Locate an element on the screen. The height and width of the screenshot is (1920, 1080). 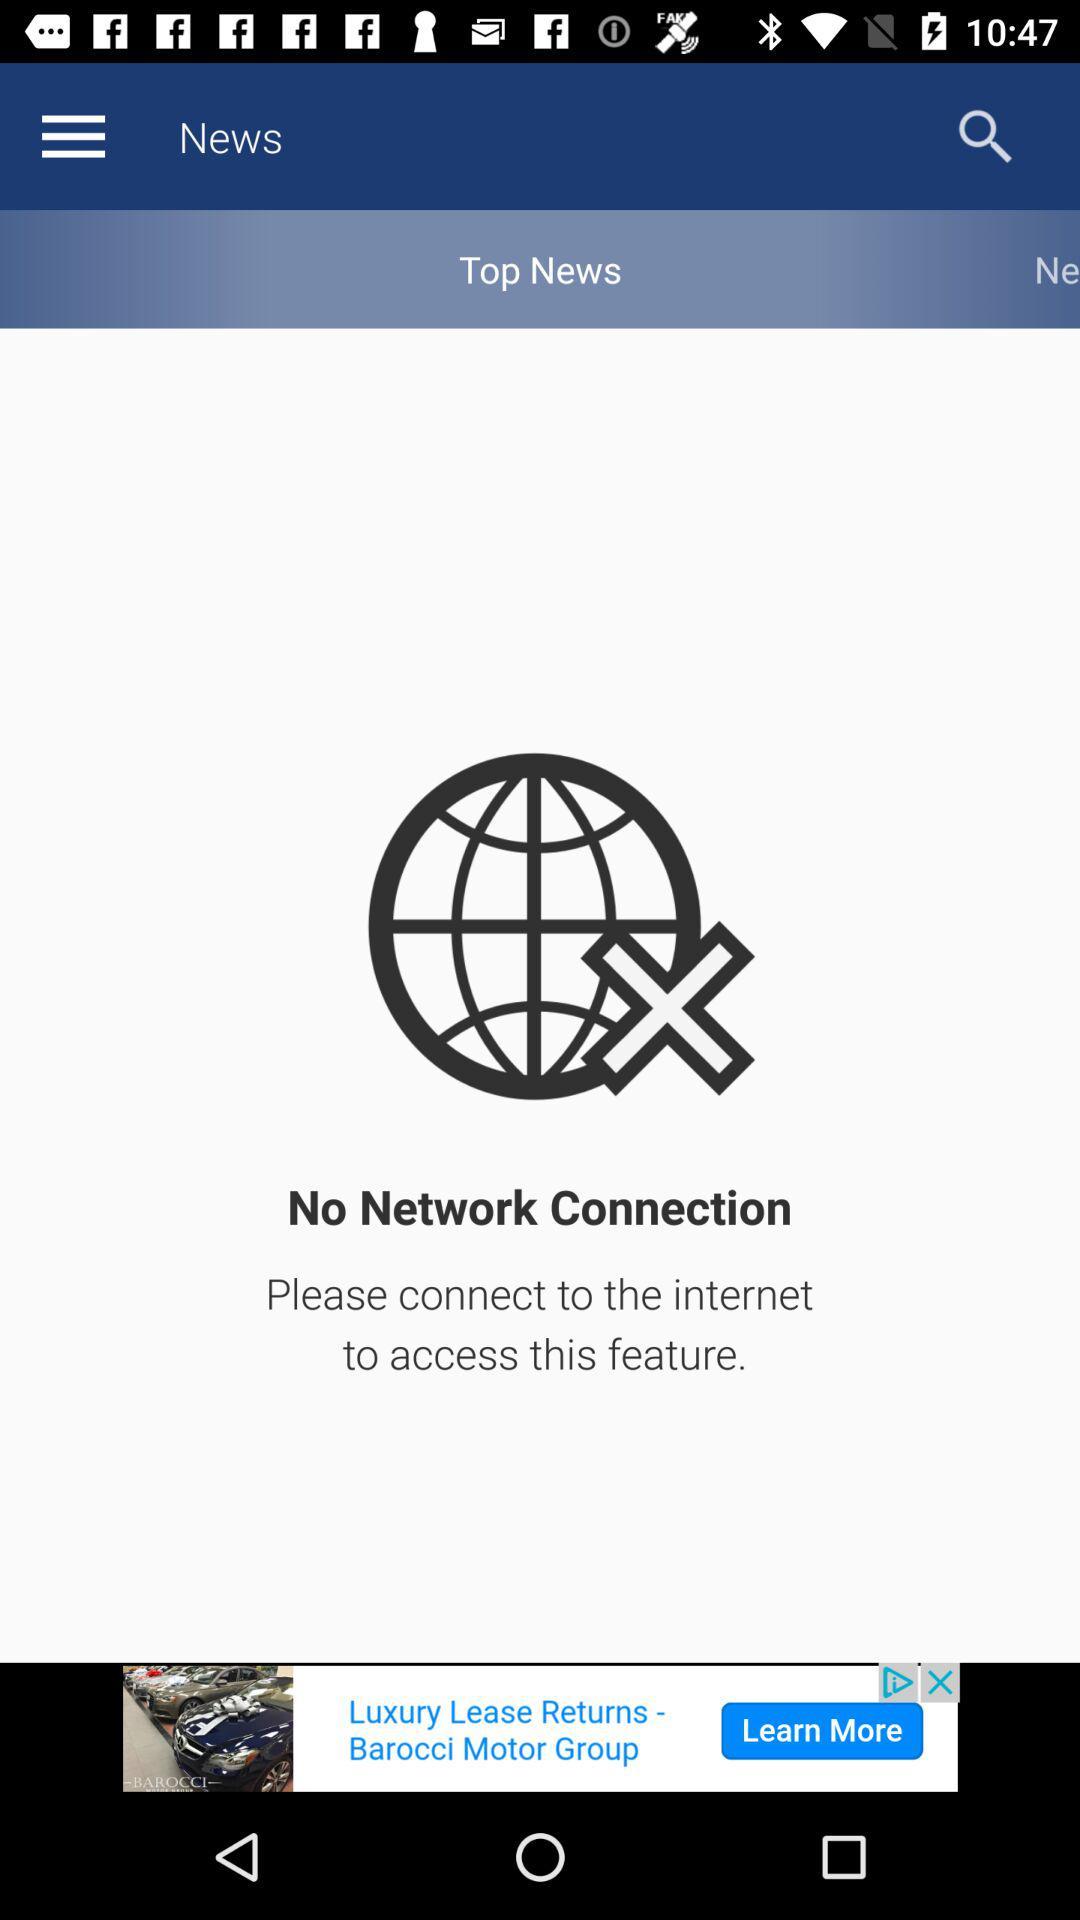
advertisement is located at coordinates (540, 1727).